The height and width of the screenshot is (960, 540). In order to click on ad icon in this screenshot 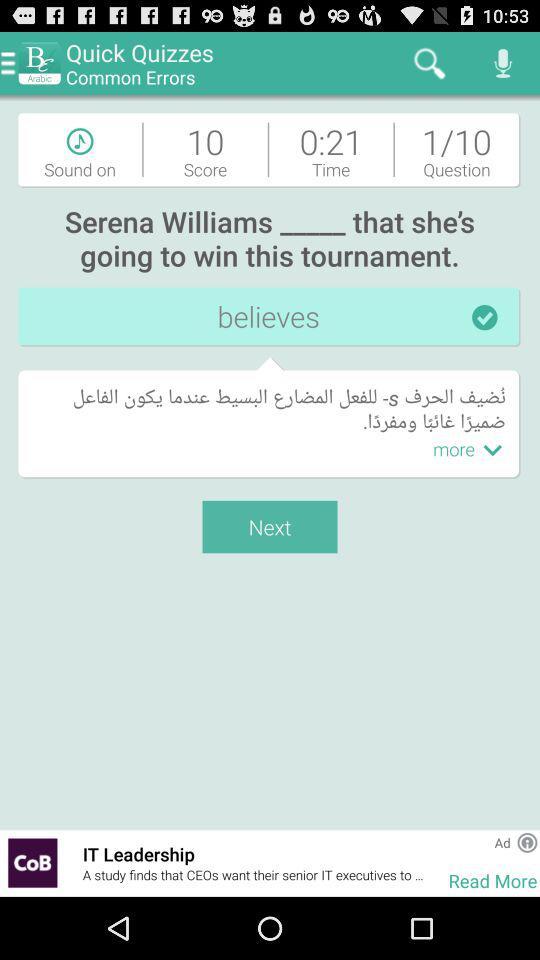, I will do `click(501, 841)`.